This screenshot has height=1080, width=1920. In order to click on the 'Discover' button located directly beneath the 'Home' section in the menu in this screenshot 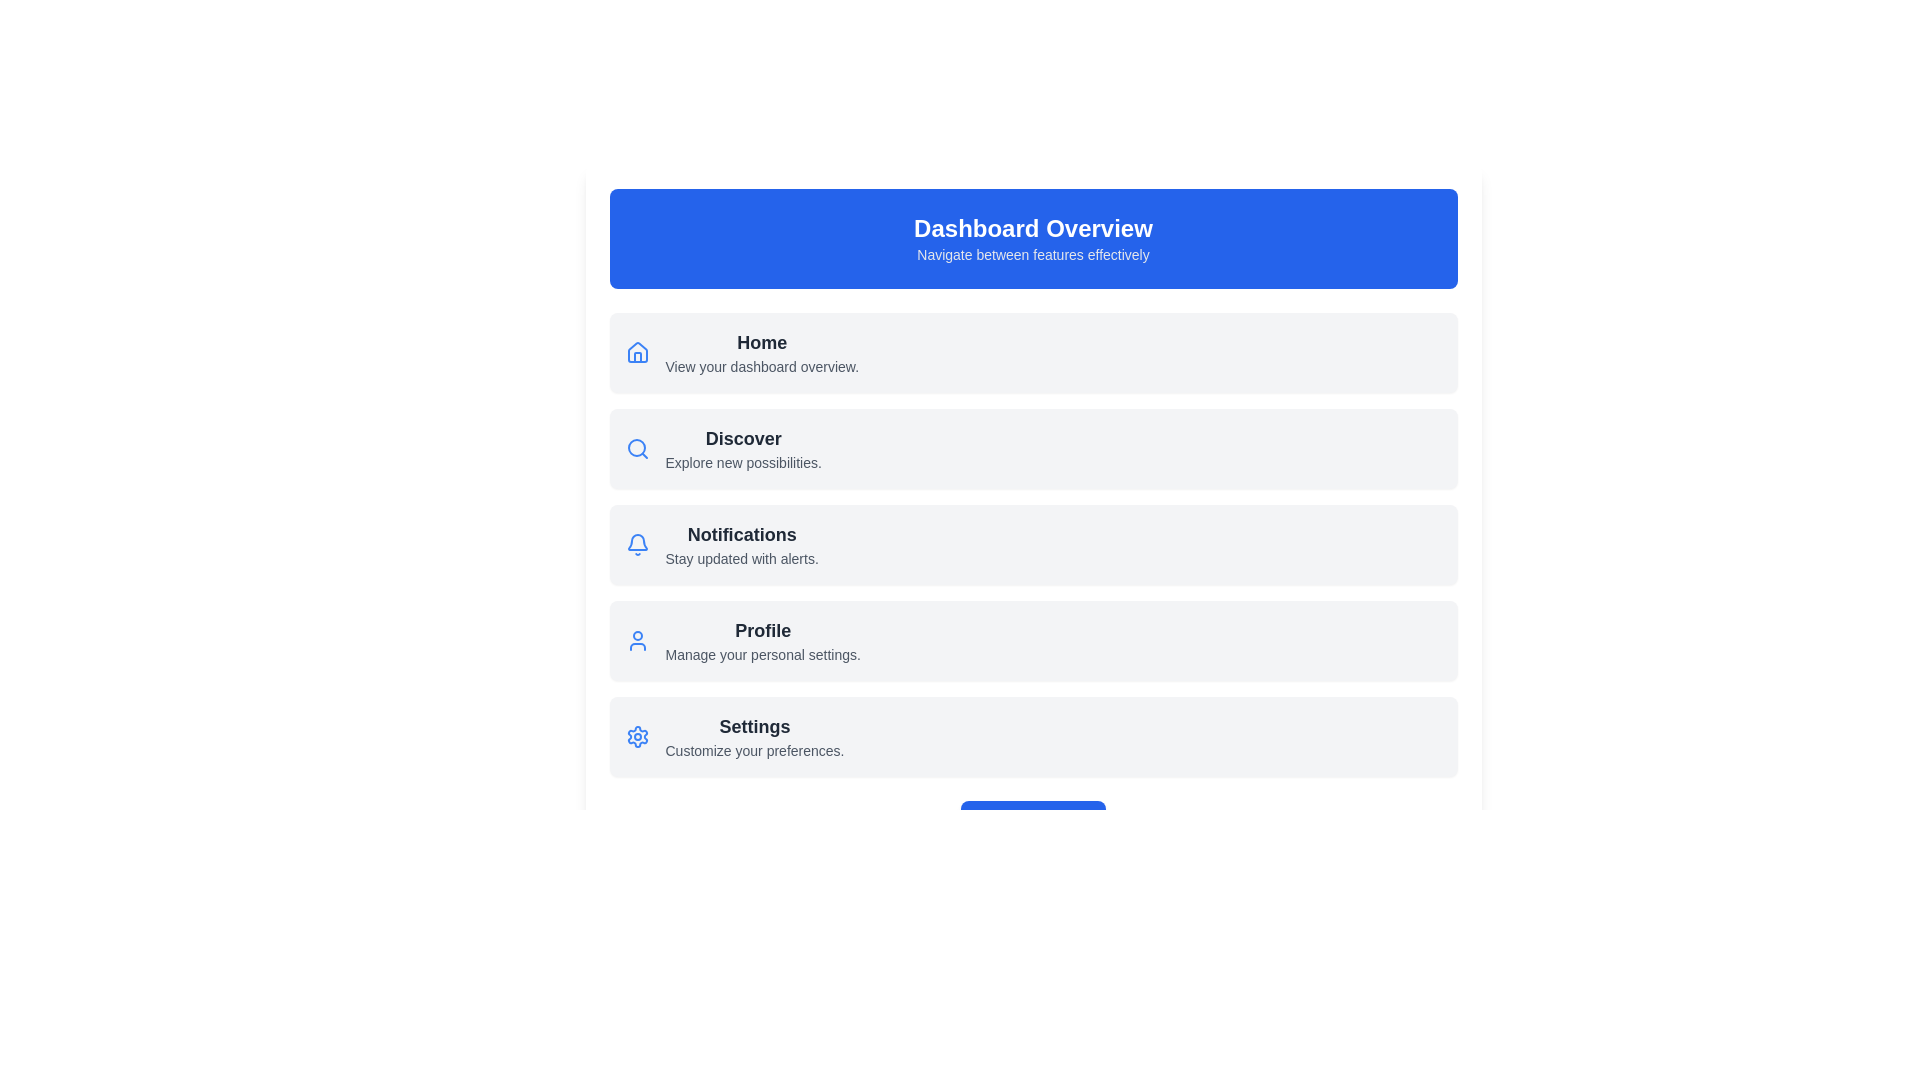, I will do `click(1033, 447)`.